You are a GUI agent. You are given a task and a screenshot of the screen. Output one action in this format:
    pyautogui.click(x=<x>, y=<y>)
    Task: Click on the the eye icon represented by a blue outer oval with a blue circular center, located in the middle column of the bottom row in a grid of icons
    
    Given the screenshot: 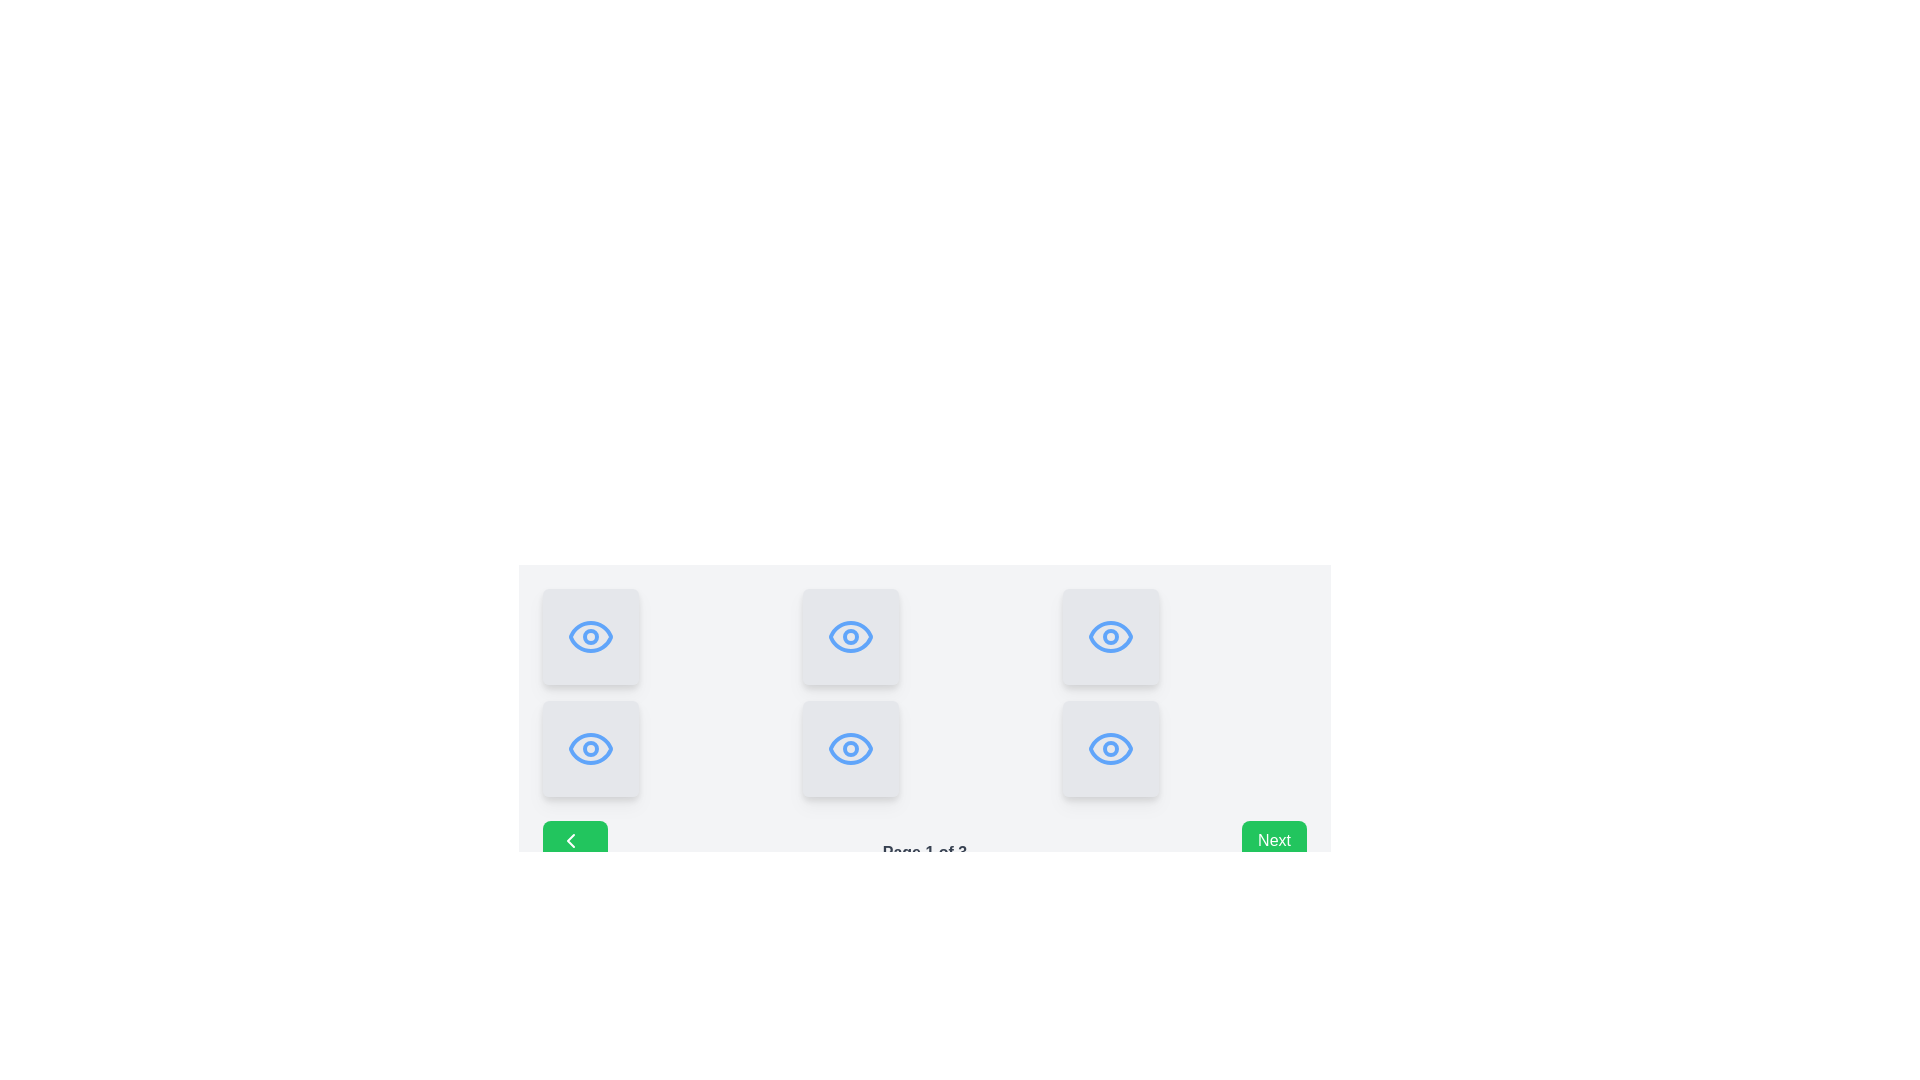 What is the action you would take?
    pyautogui.click(x=850, y=748)
    